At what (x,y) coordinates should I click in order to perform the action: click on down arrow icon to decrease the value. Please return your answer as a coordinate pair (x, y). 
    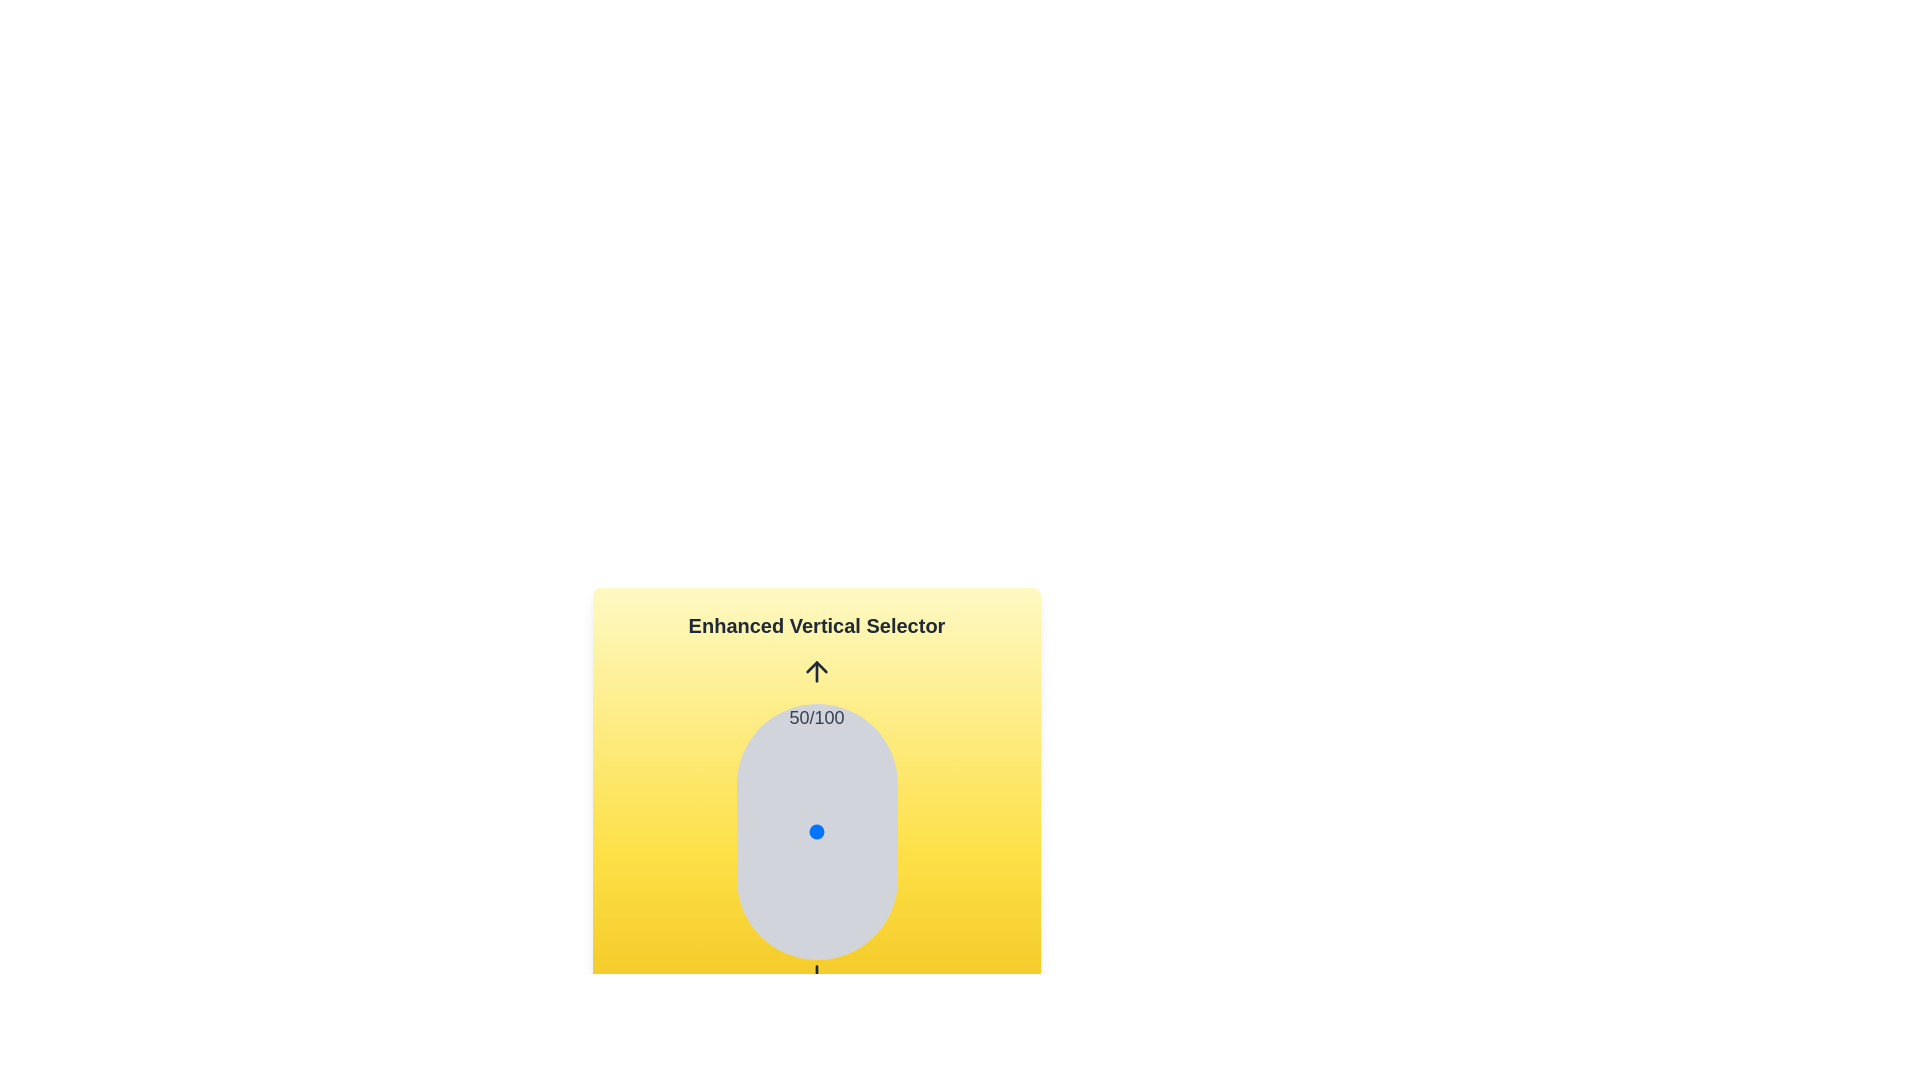
    Looking at the image, I should click on (816, 974).